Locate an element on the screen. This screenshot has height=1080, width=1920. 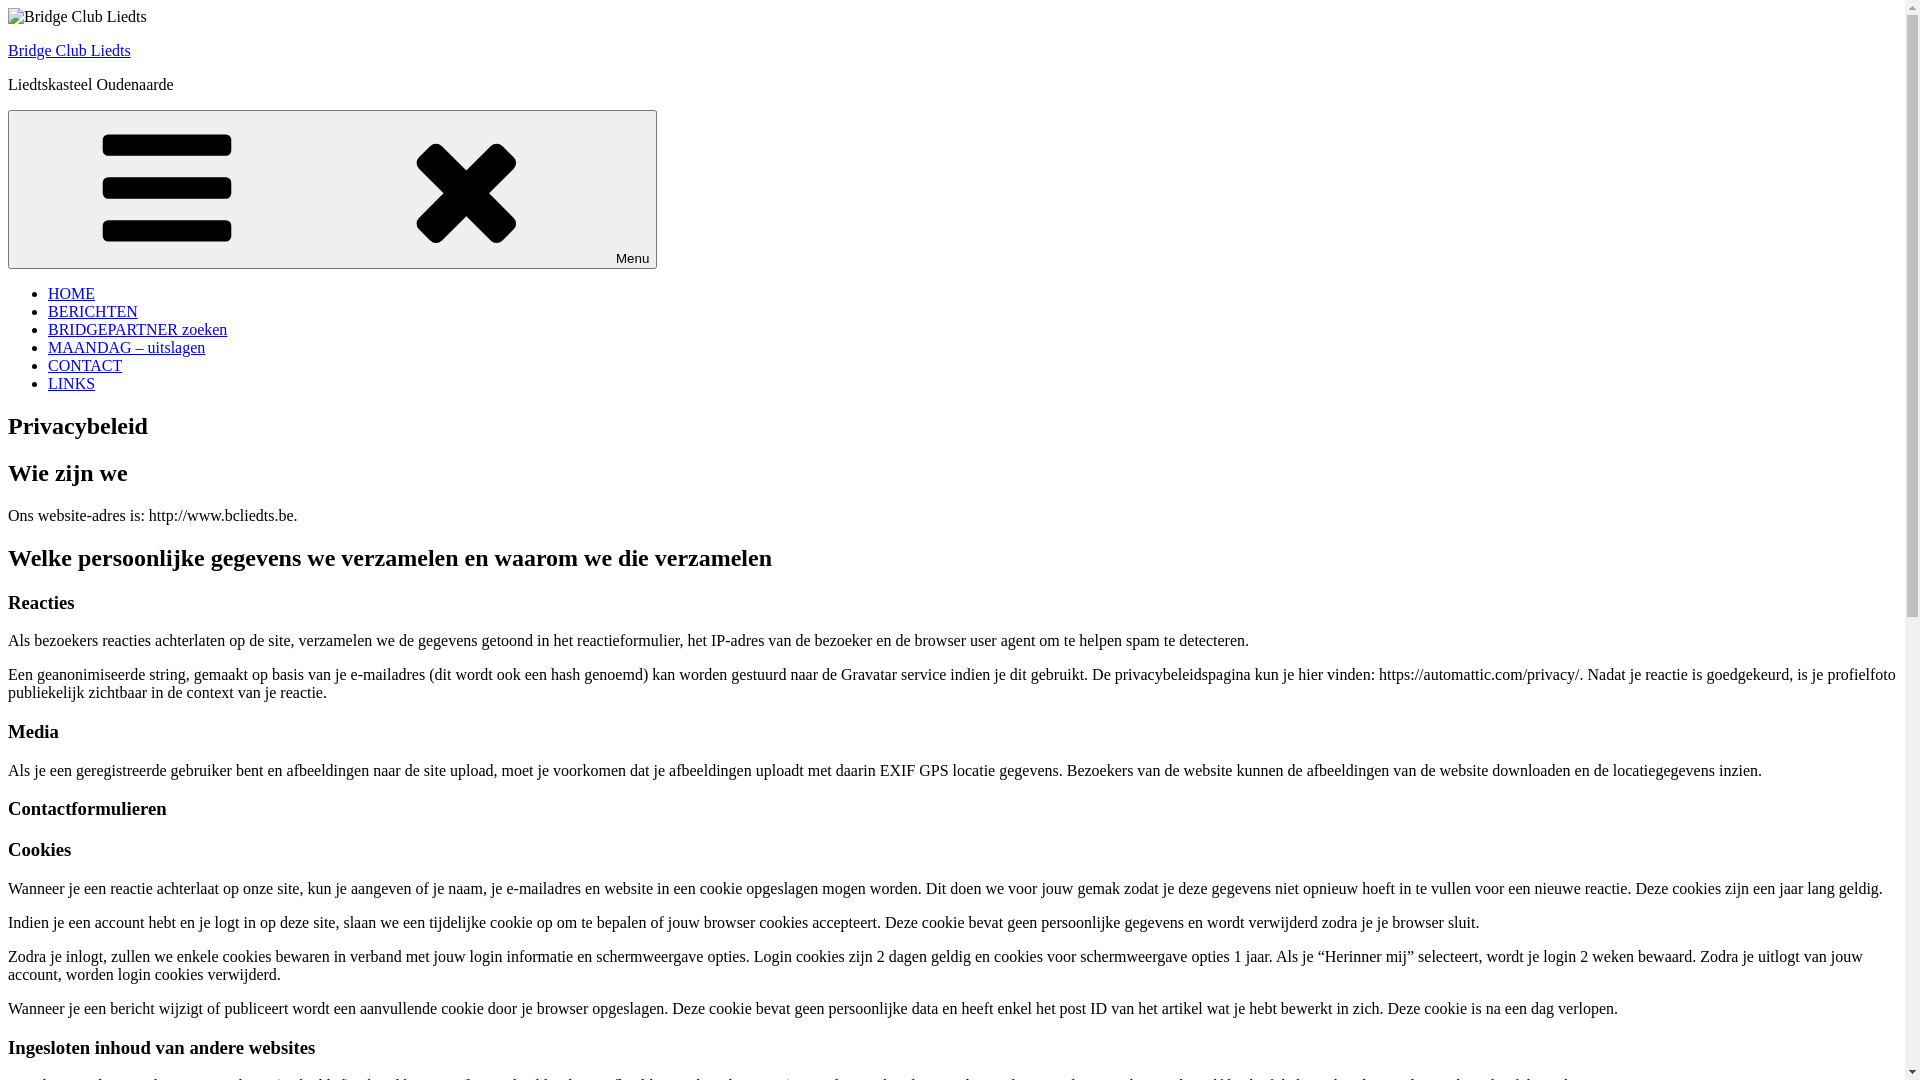
'HOME' is located at coordinates (71, 293).